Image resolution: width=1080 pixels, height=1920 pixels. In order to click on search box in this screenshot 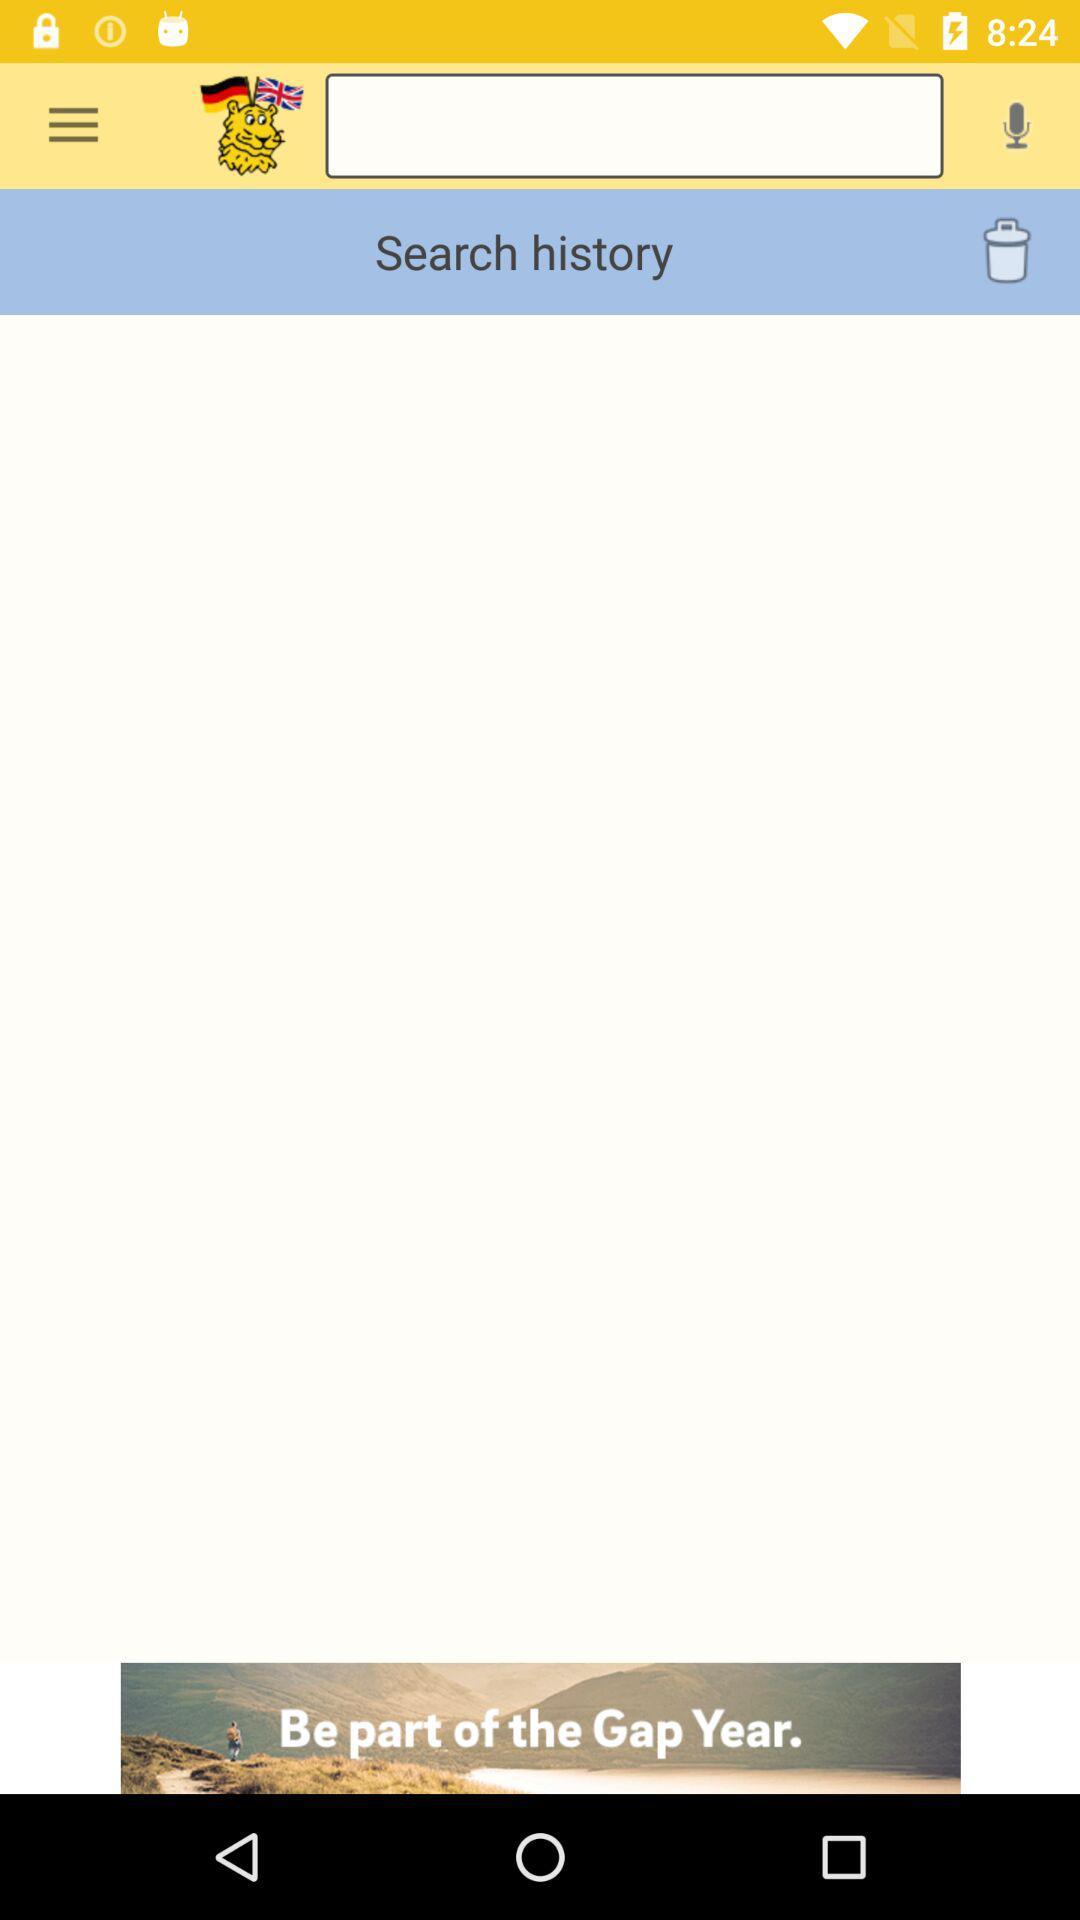, I will do `click(250, 124)`.